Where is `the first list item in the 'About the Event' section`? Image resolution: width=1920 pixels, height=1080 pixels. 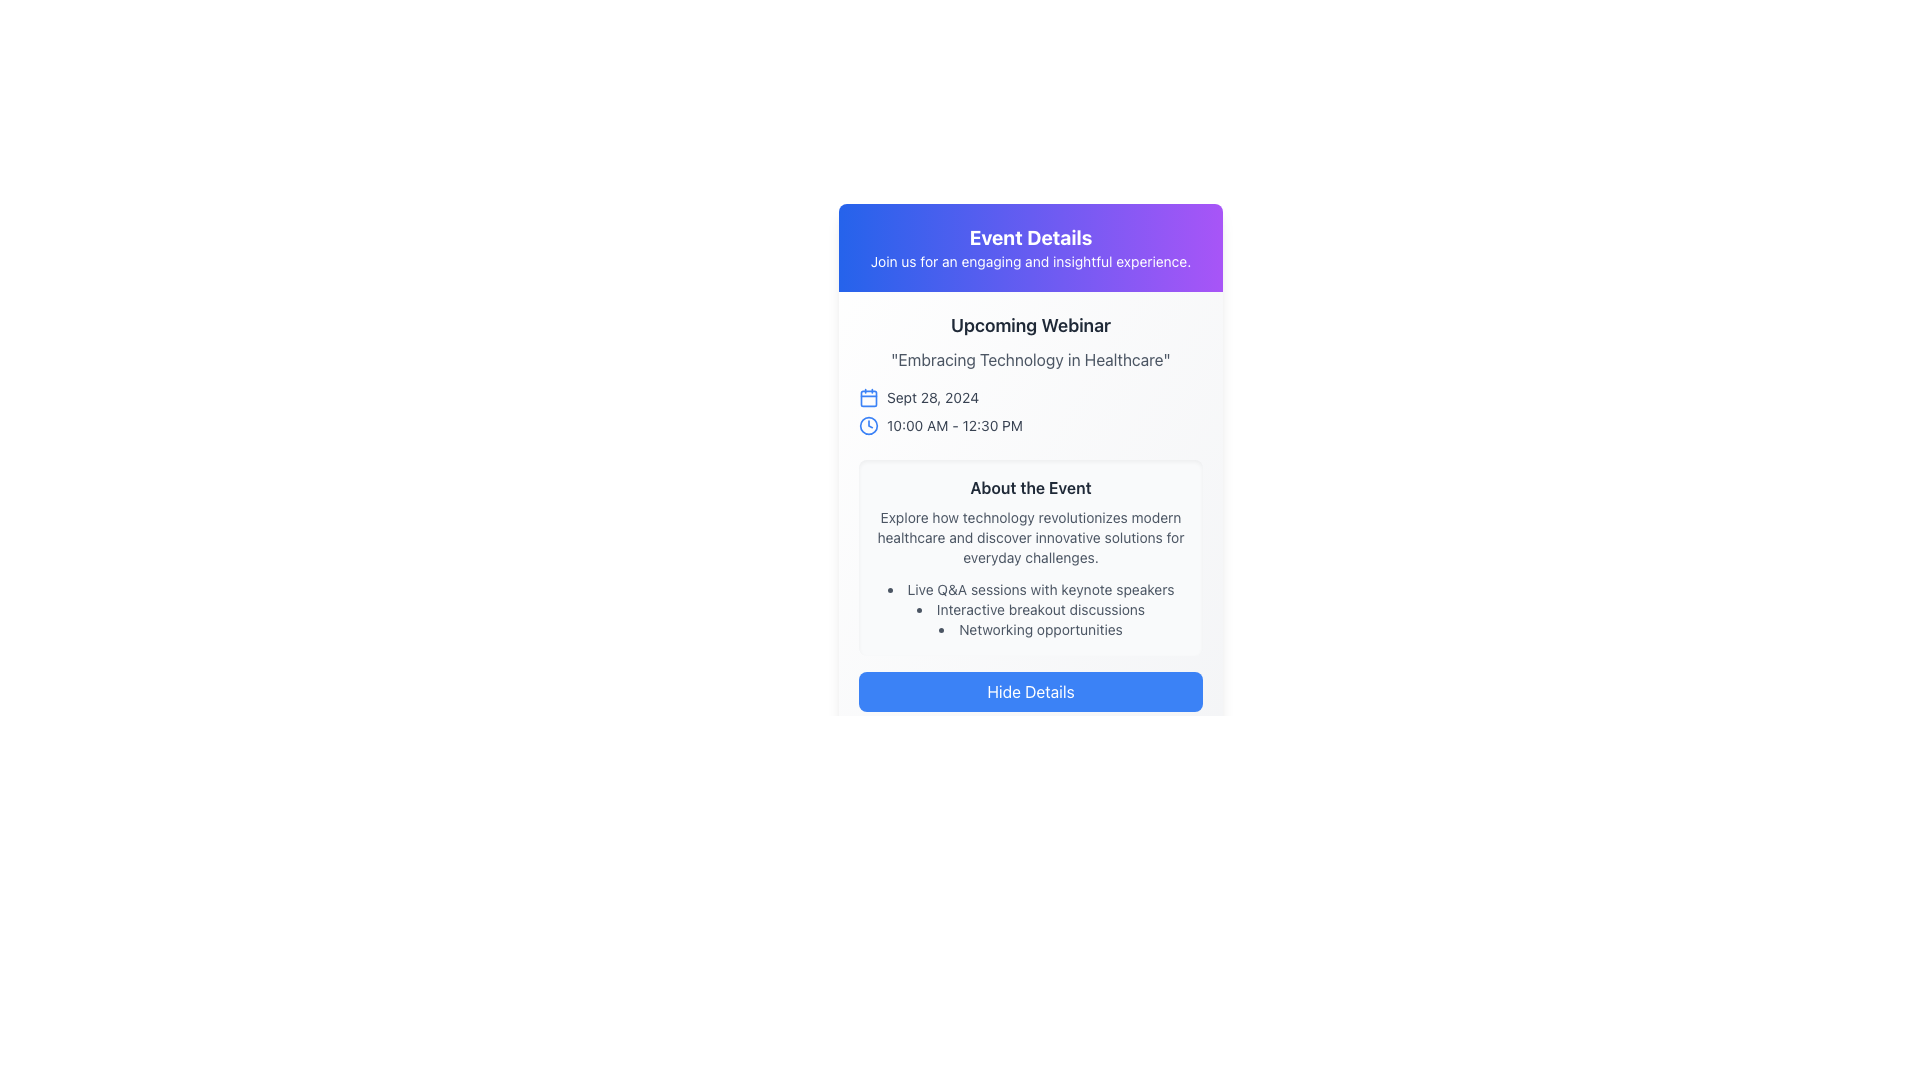 the first list item in the 'About the Event' section is located at coordinates (1031, 589).